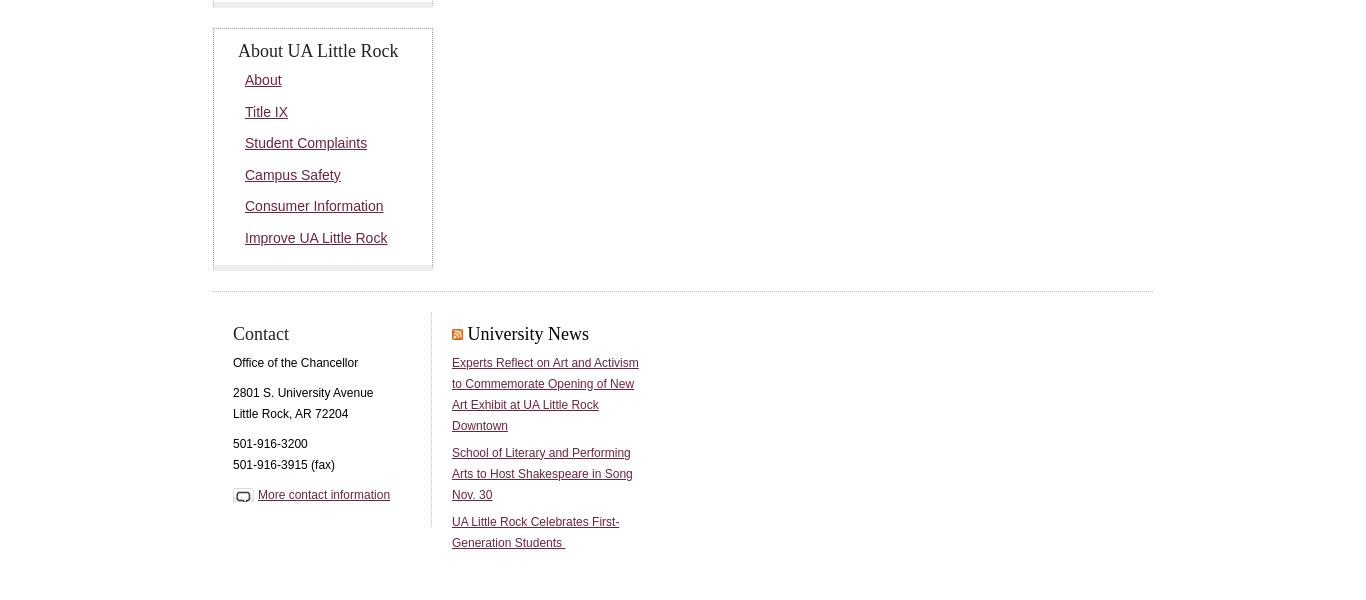 This screenshot has height=600, width=1366. I want to click on 'Improve UA Little Rock', so click(315, 237).